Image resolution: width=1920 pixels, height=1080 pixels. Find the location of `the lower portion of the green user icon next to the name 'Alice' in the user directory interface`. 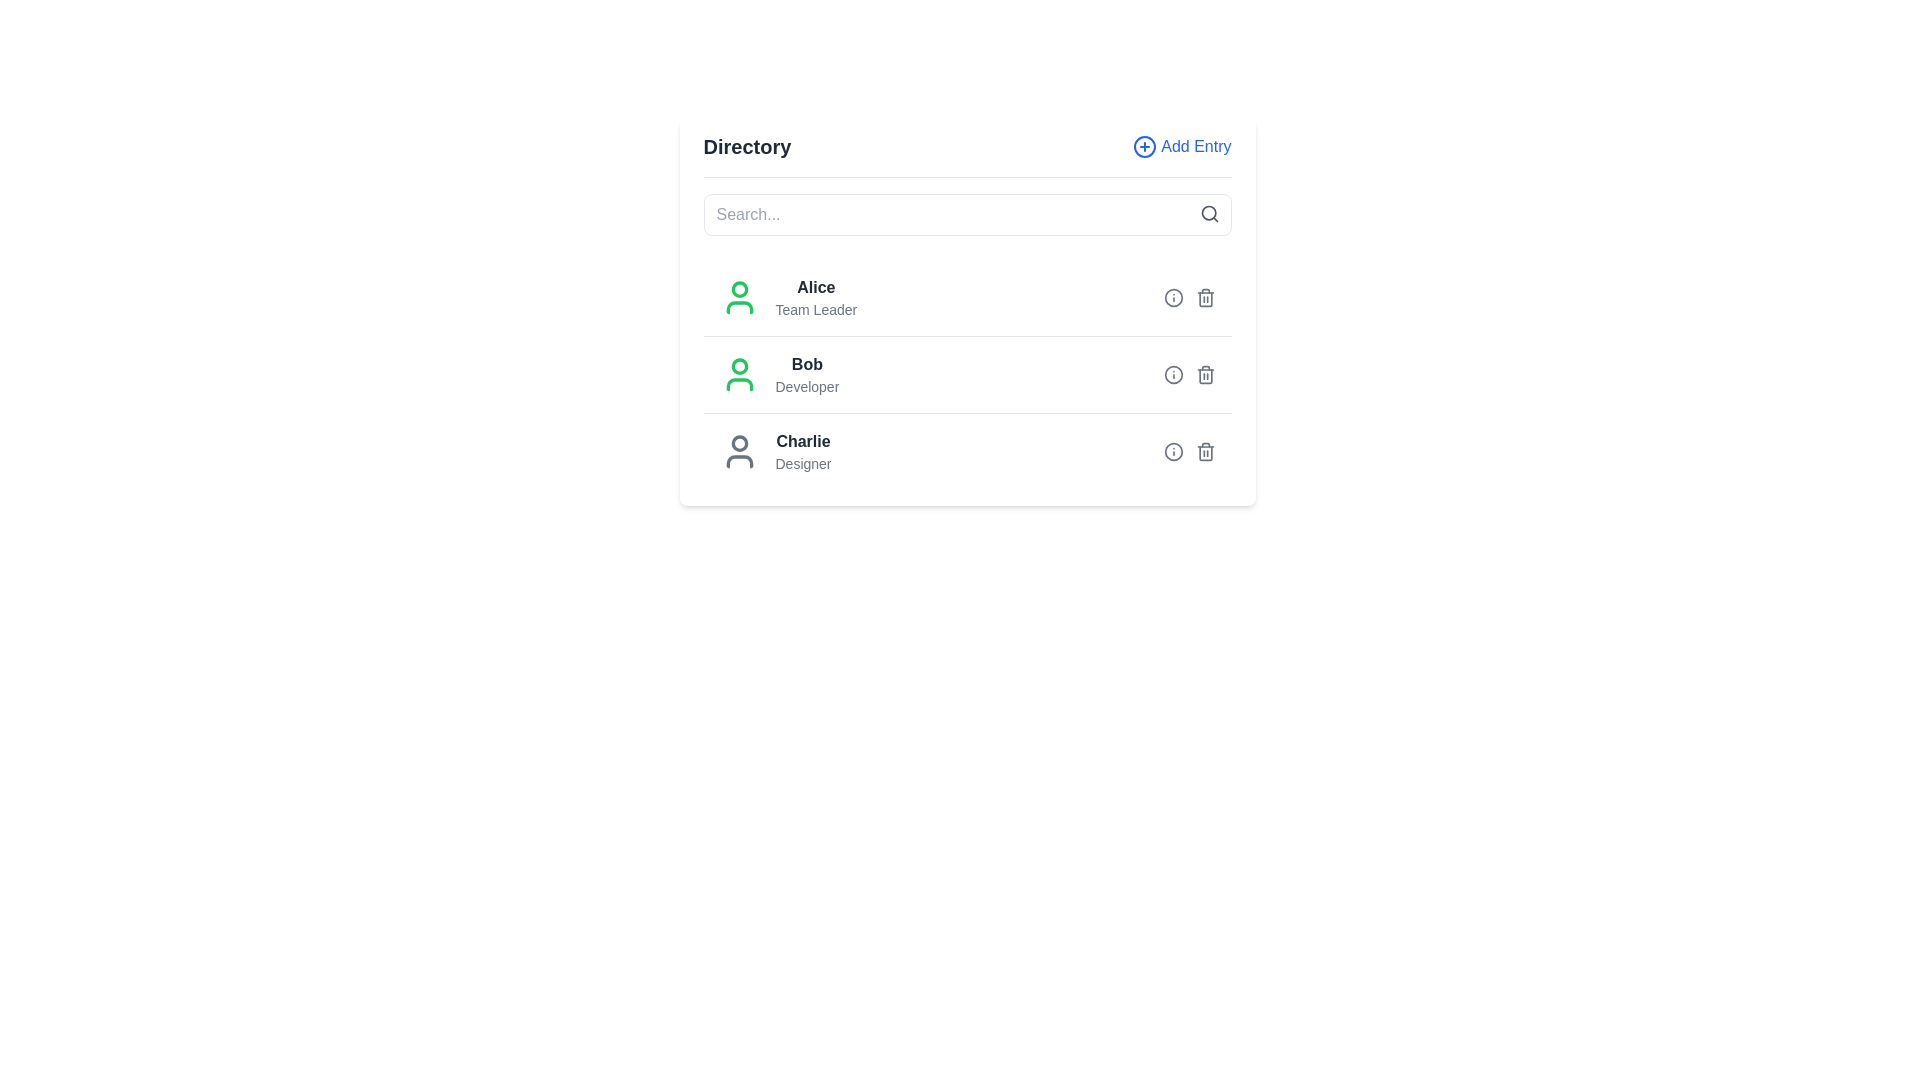

the lower portion of the green user icon next to the name 'Alice' in the user directory interface is located at coordinates (738, 308).